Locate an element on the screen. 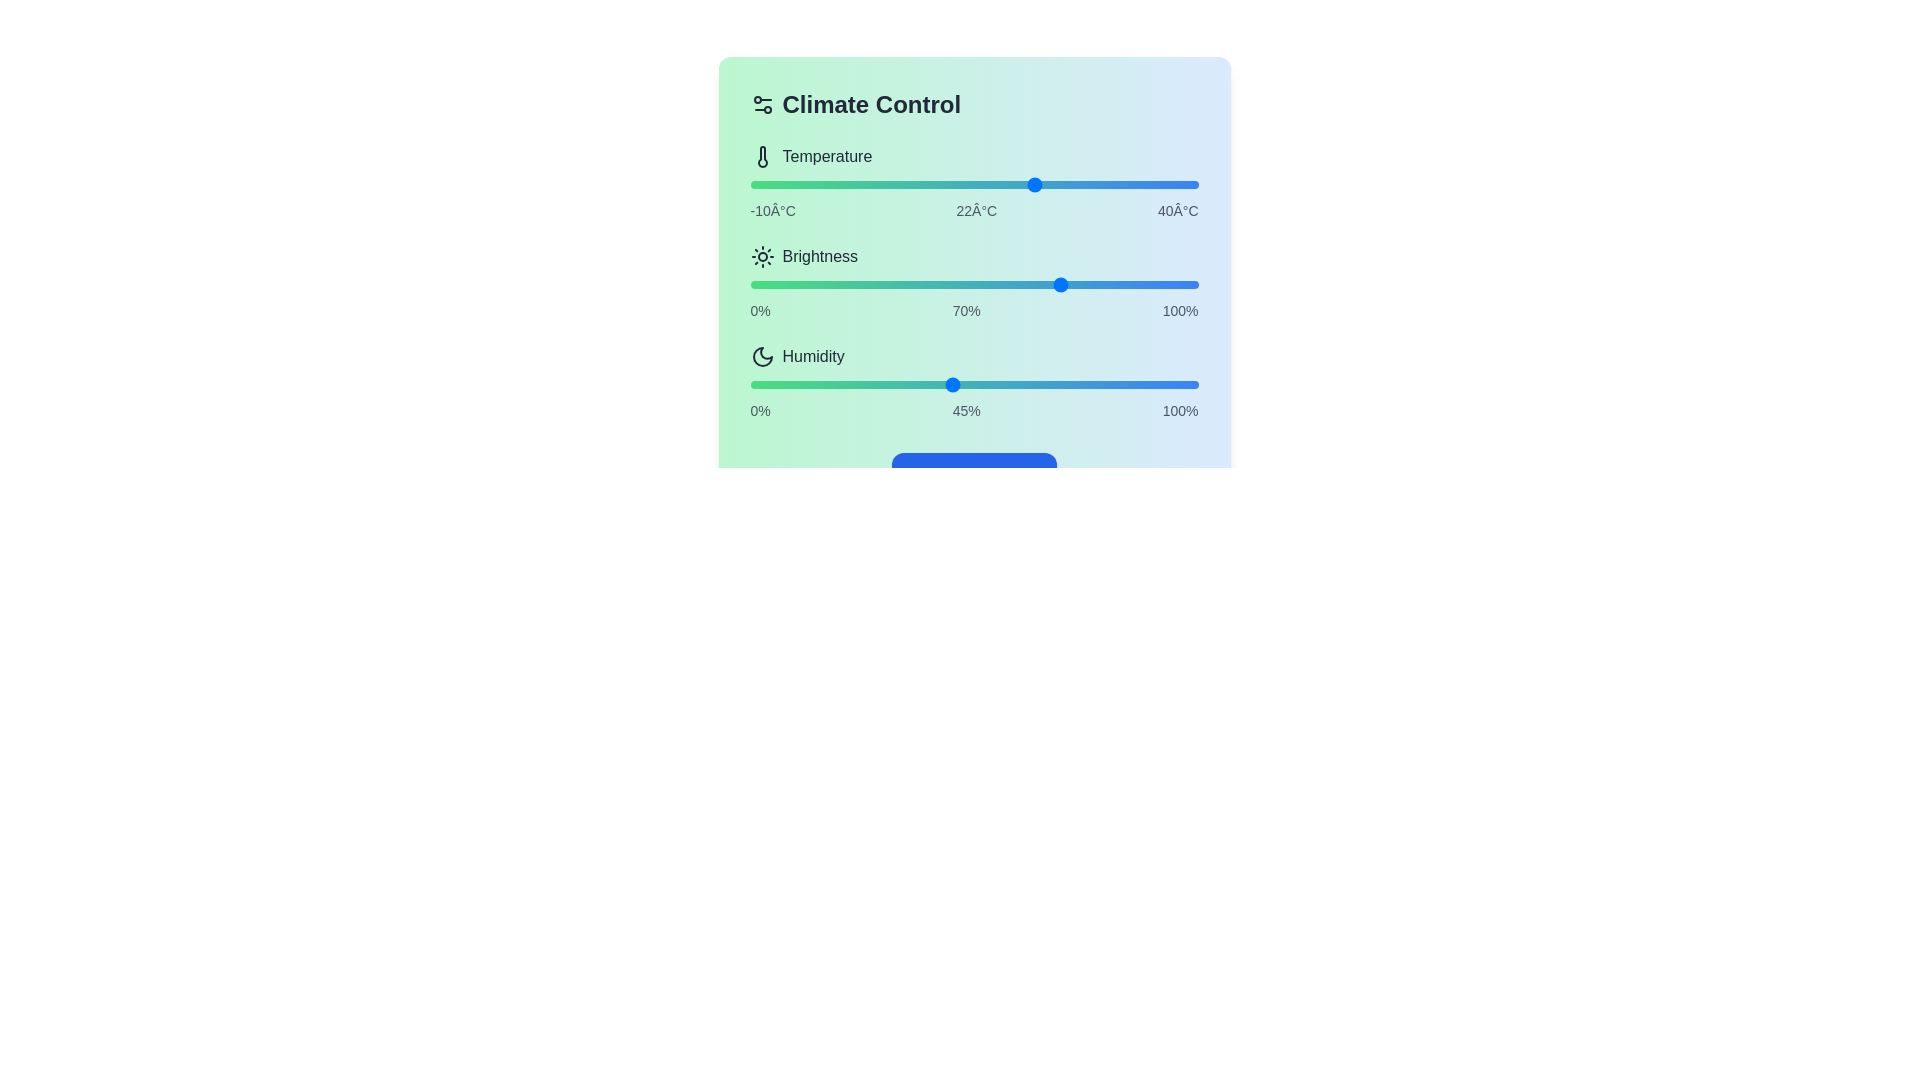 This screenshot has width=1920, height=1080. the humidity level is located at coordinates (1185, 385).